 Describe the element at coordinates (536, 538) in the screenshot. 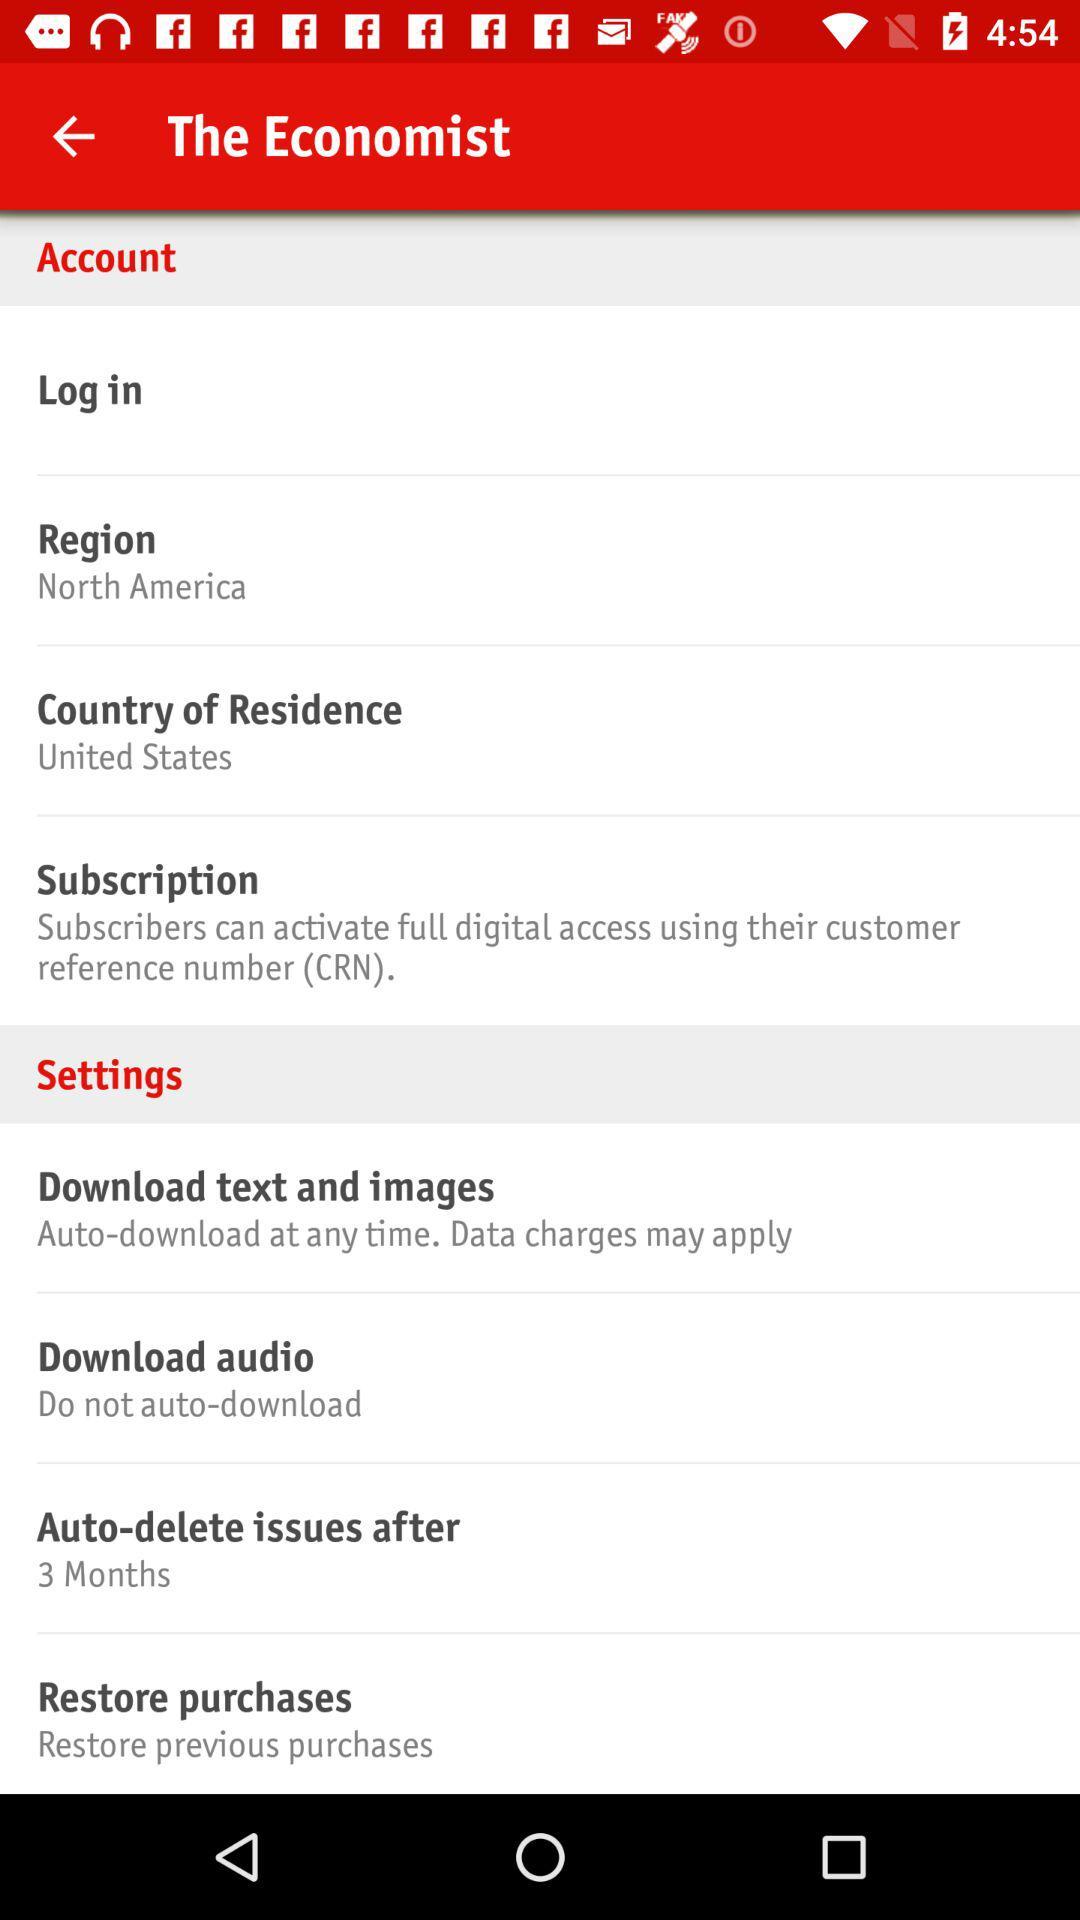

I see `region item` at that location.